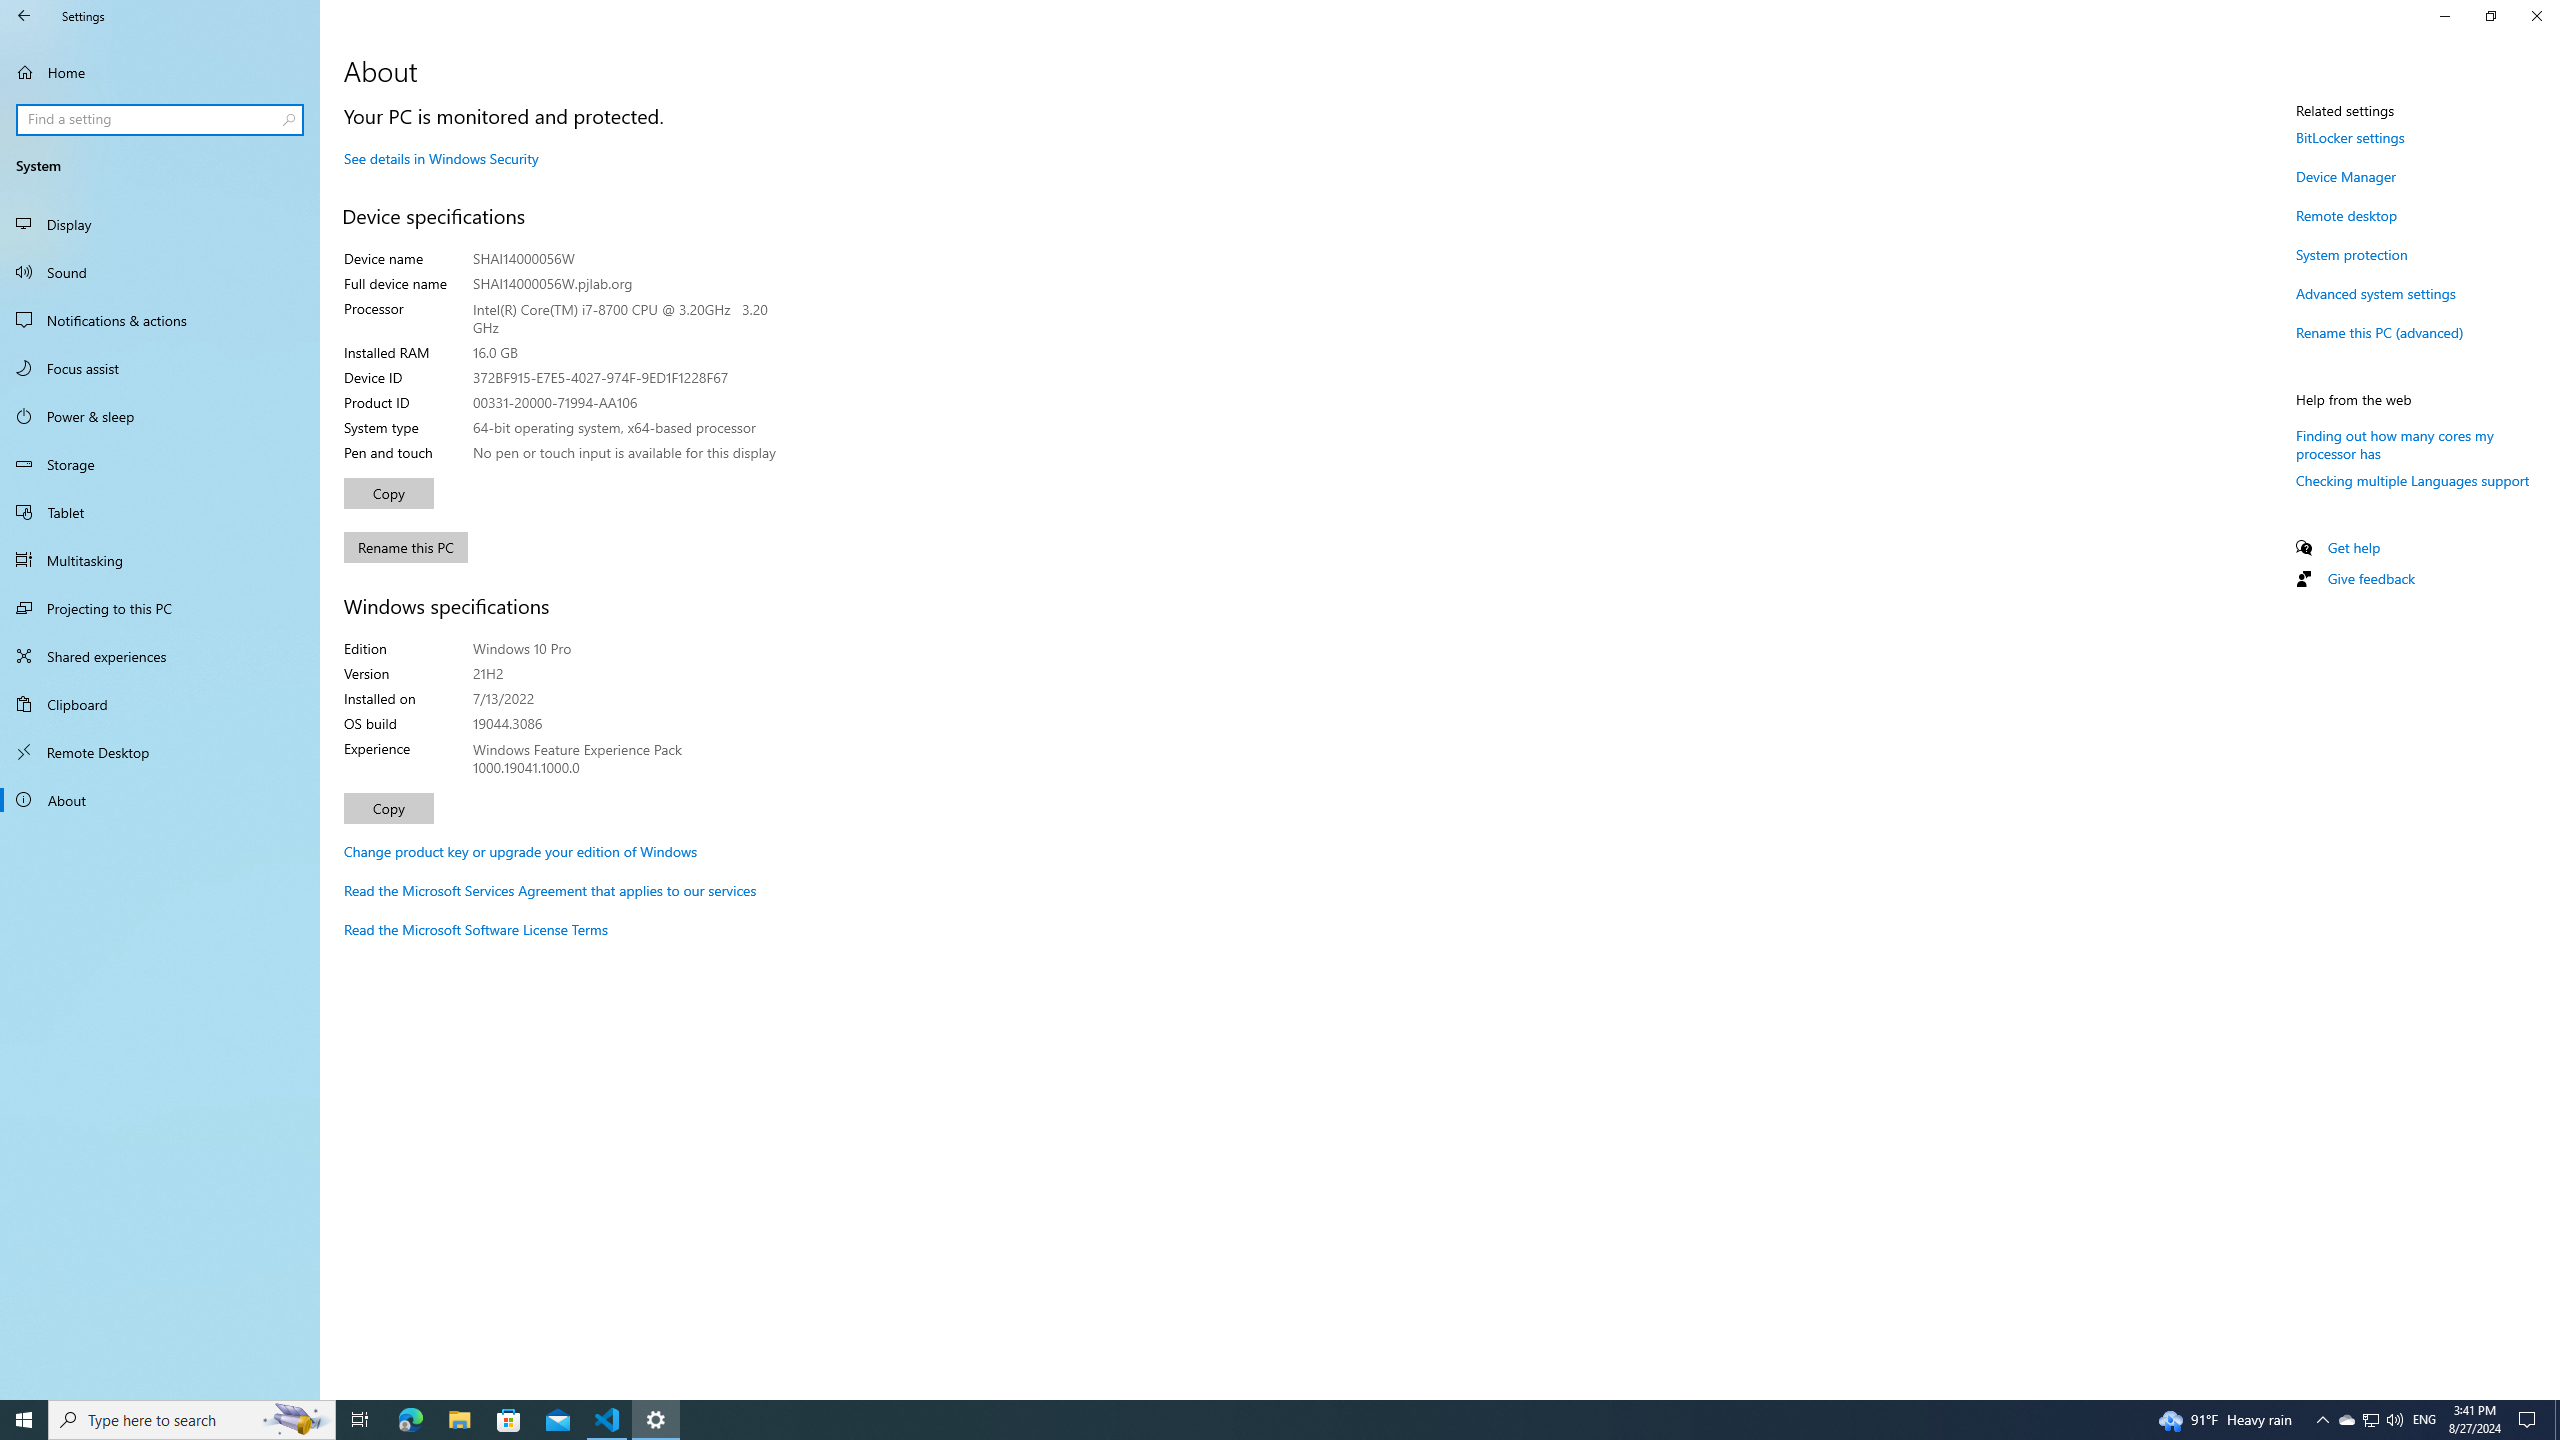 The width and height of the screenshot is (2560, 1440). Describe the element at coordinates (2378, 332) in the screenshot. I see `'Rename this PC (advanced)'` at that location.